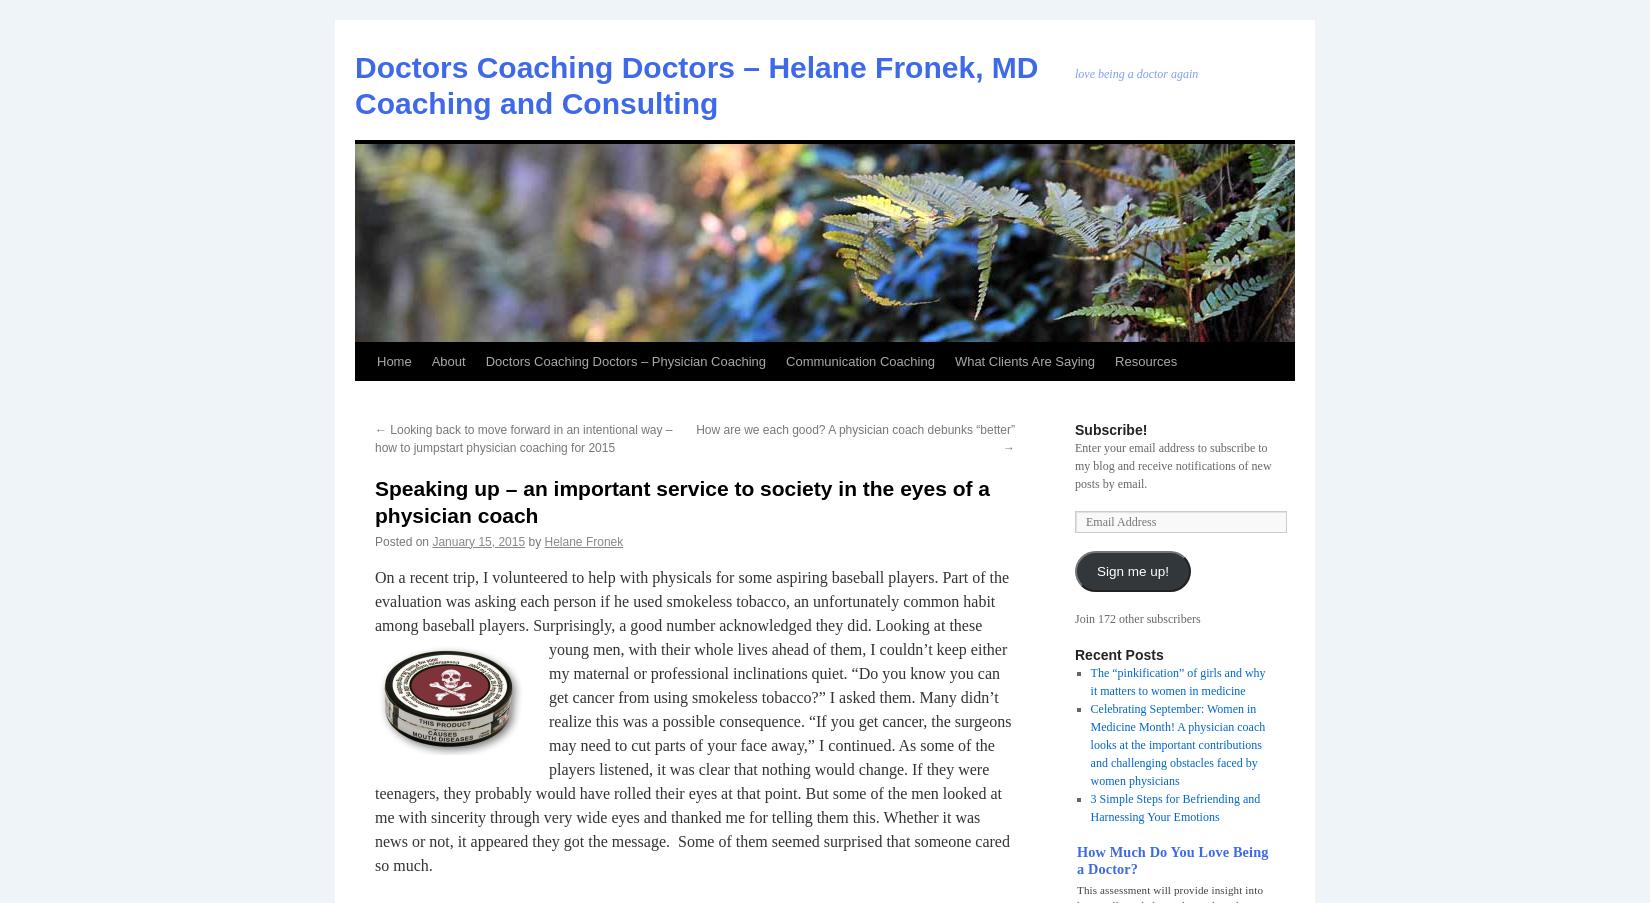 This screenshot has width=1650, height=903. Describe the element at coordinates (1137, 619) in the screenshot. I see `'Join 172 other subscribers'` at that location.